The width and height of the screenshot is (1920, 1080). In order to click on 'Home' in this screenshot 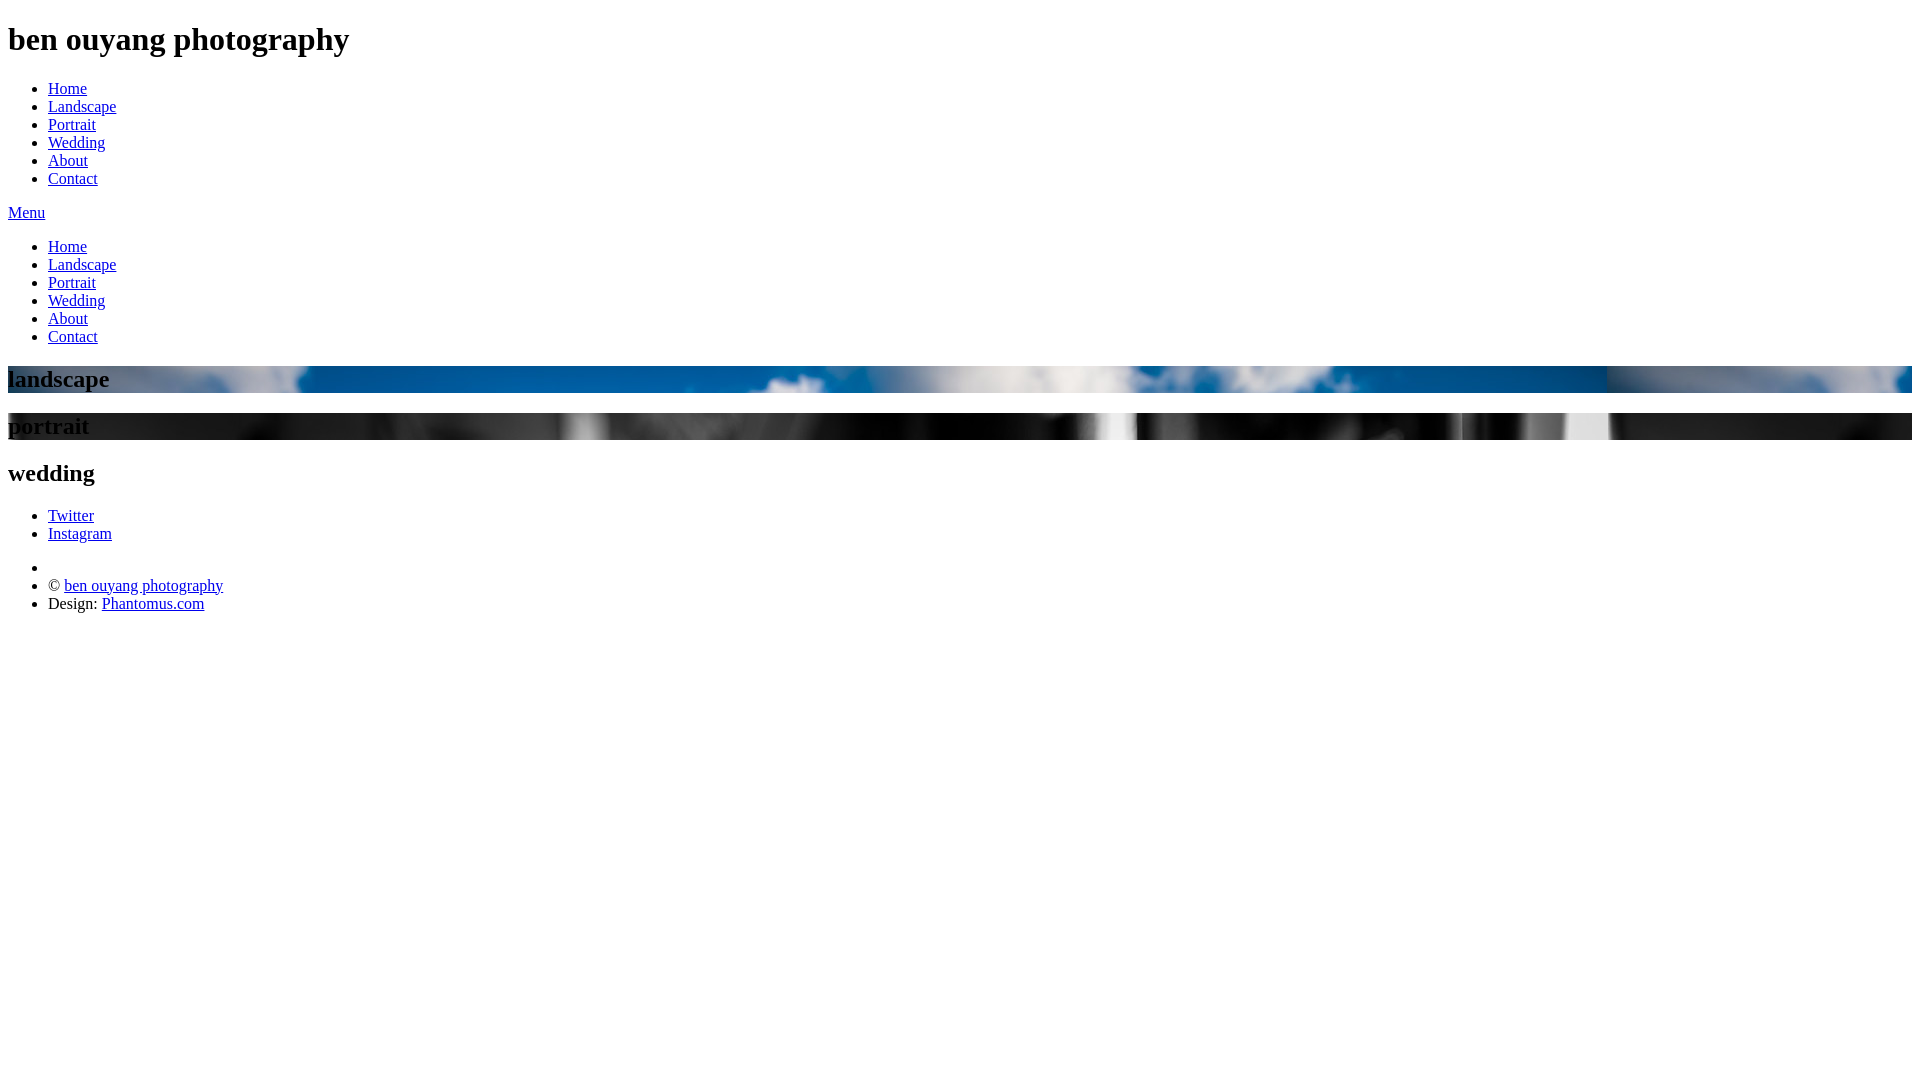, I will do `click(67, 245)`.